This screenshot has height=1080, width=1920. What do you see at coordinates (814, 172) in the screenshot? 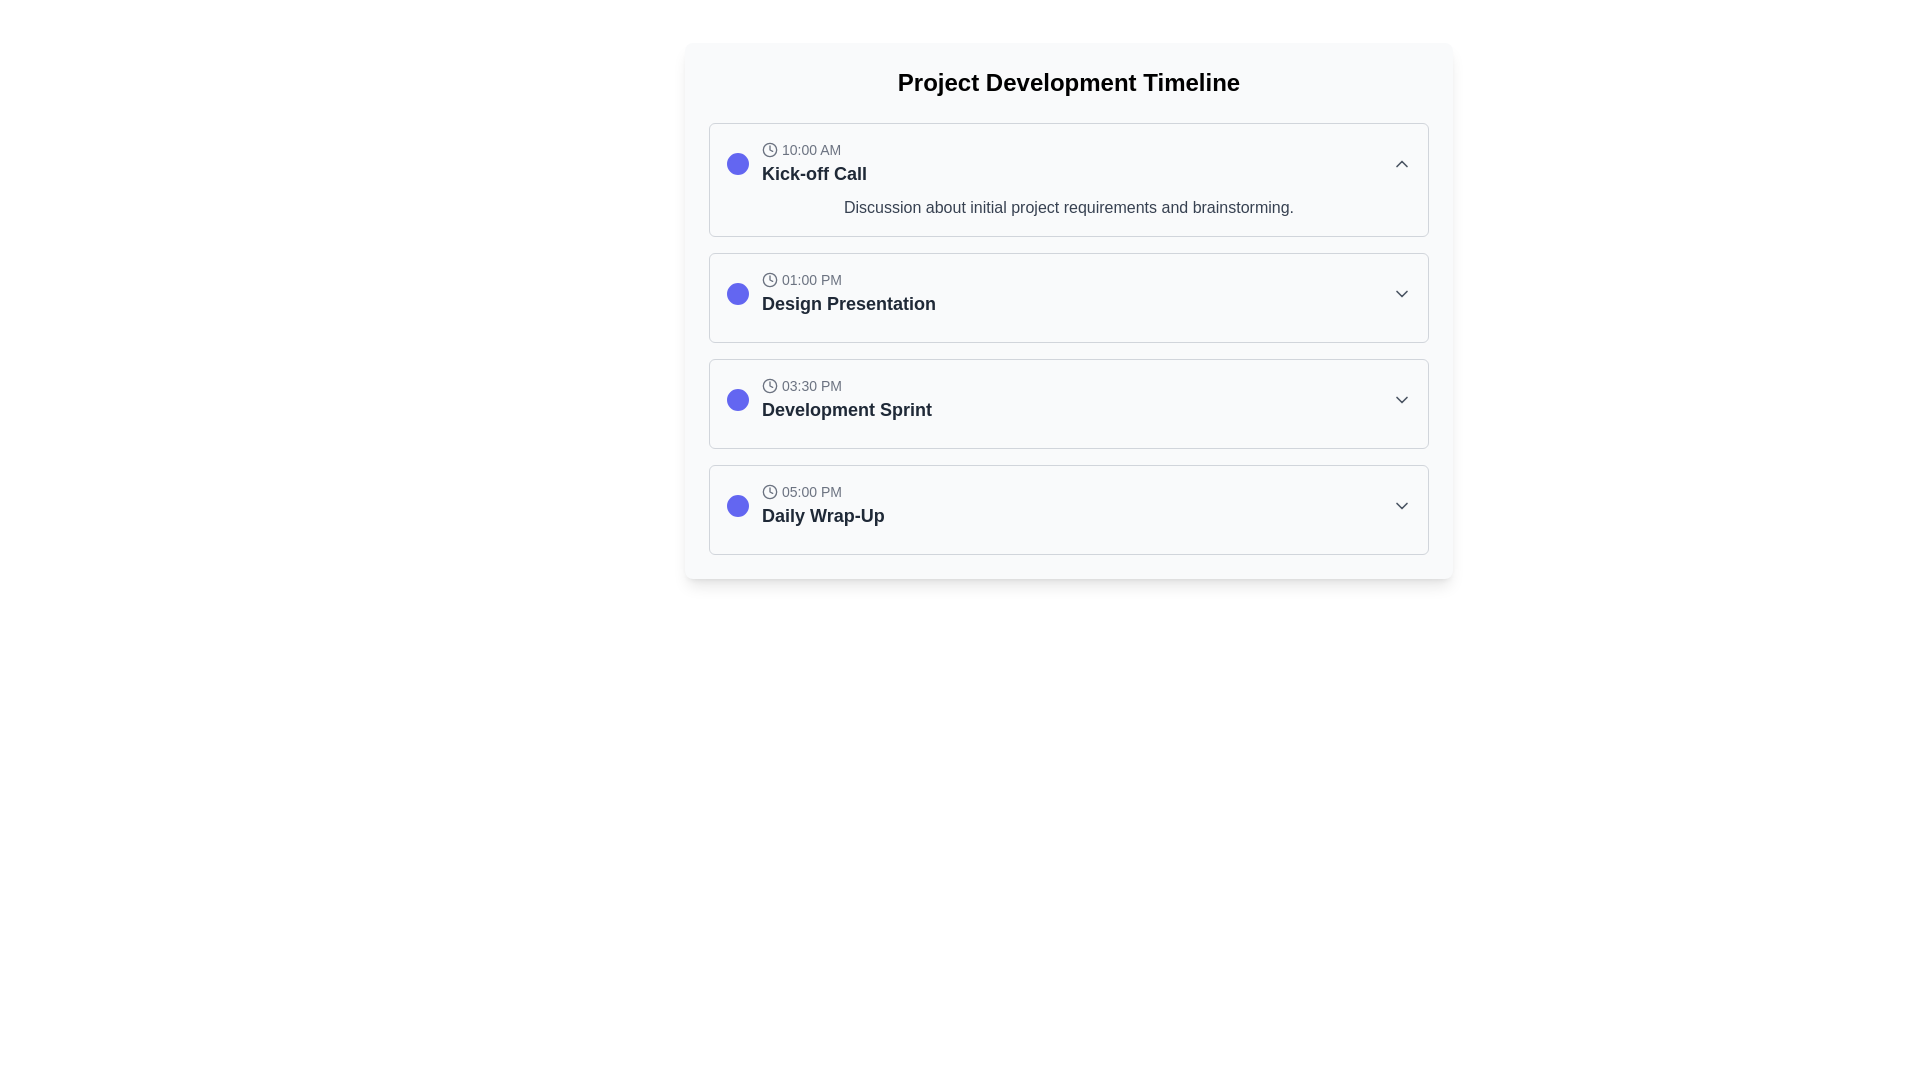
I see `the event title text element positioned below the '10:00 AM' time indicator in the timeline` at bounding box center [814, 172].